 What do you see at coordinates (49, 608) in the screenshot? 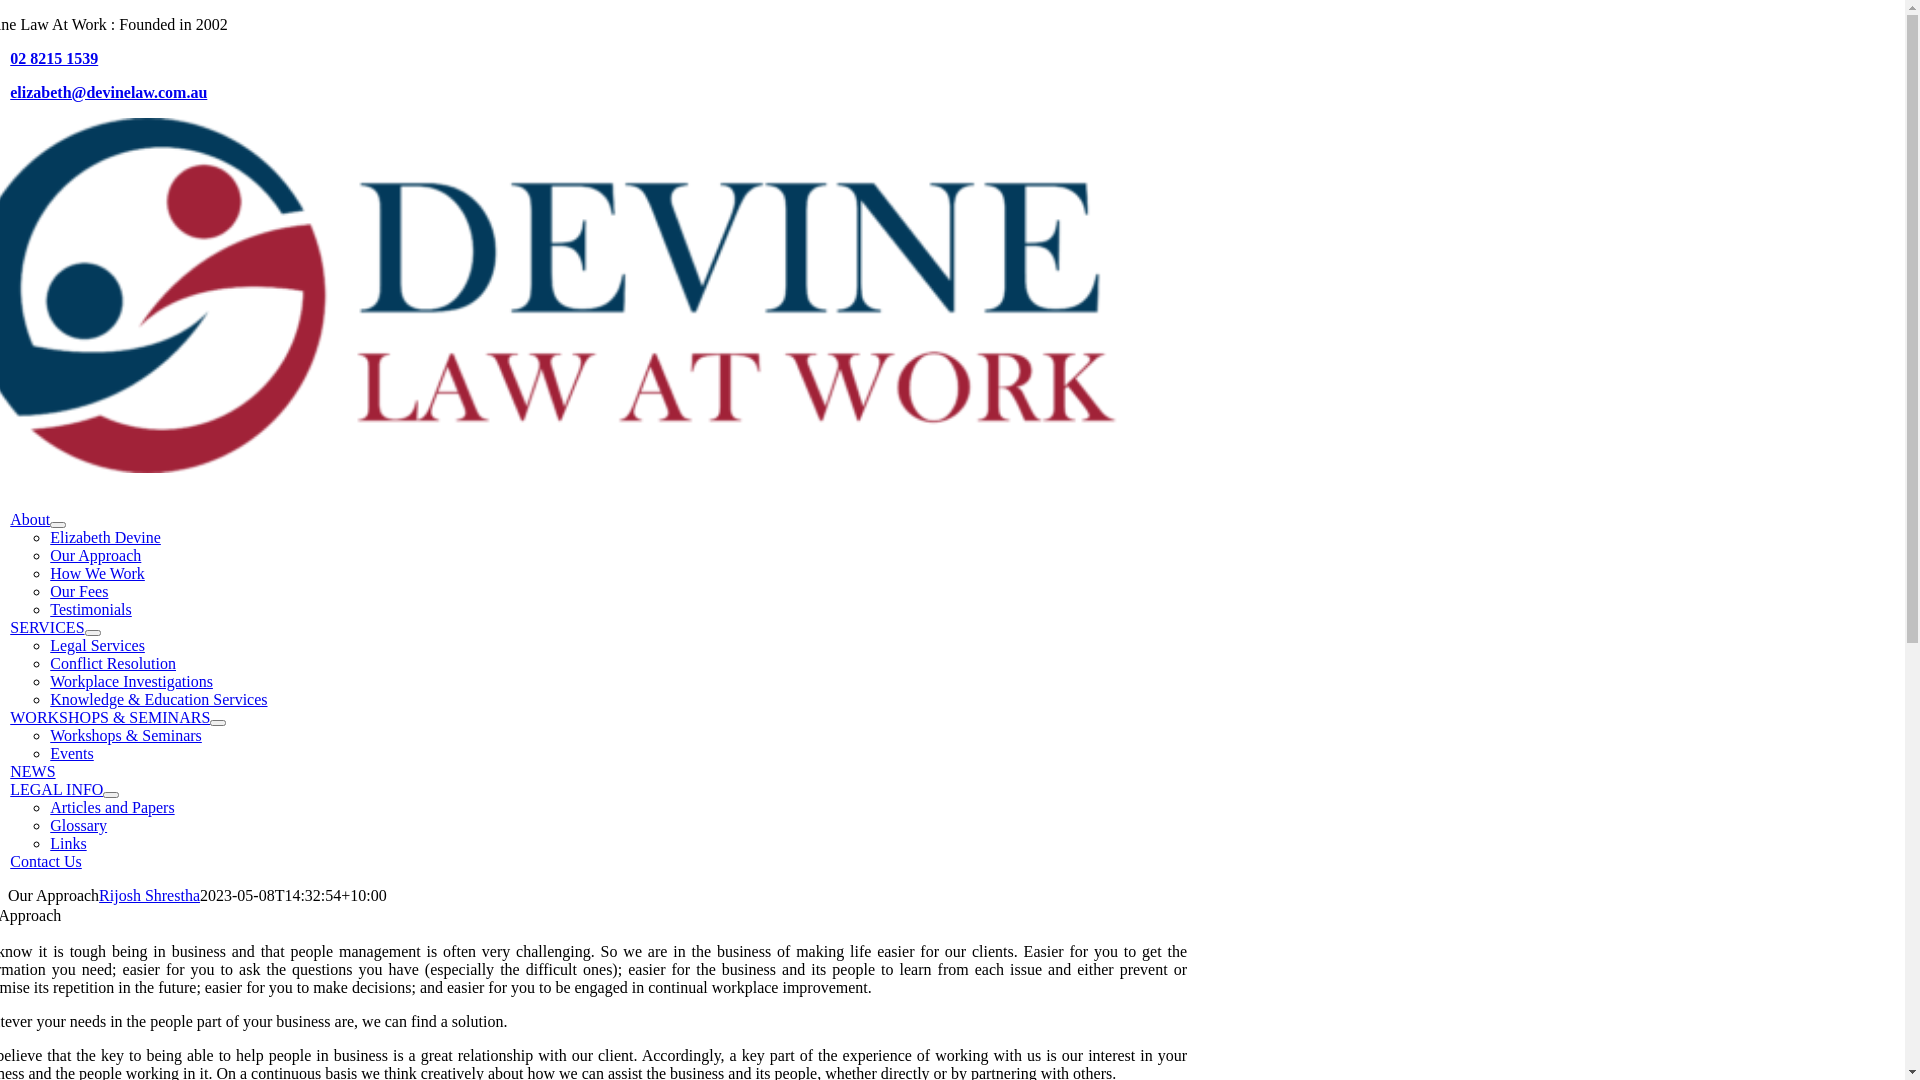
I see `'Testimonials'` at bounding box center [49, 608].